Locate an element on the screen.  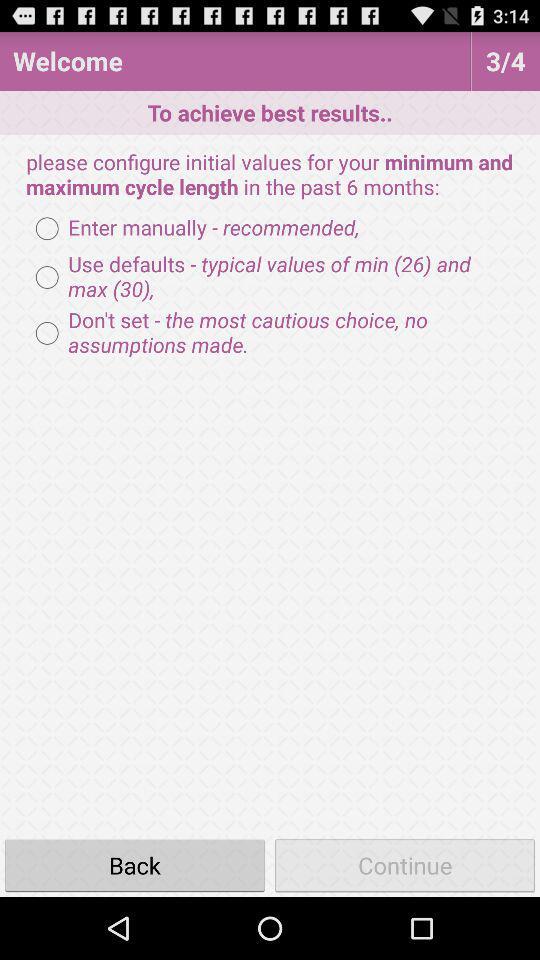
use defaults typical icon is located at coordinates (270, 276).